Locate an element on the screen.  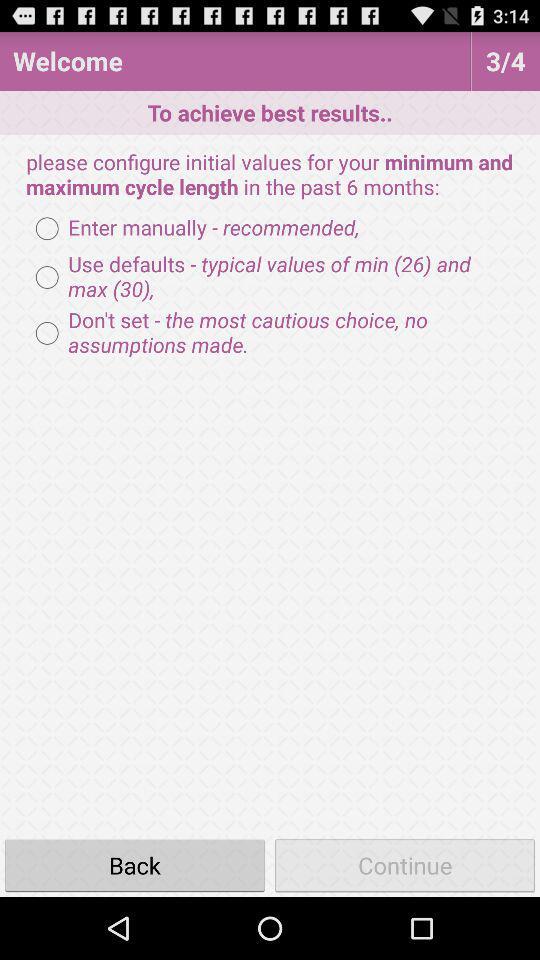
use defaults typical icon is located at coordinates (270, 276).